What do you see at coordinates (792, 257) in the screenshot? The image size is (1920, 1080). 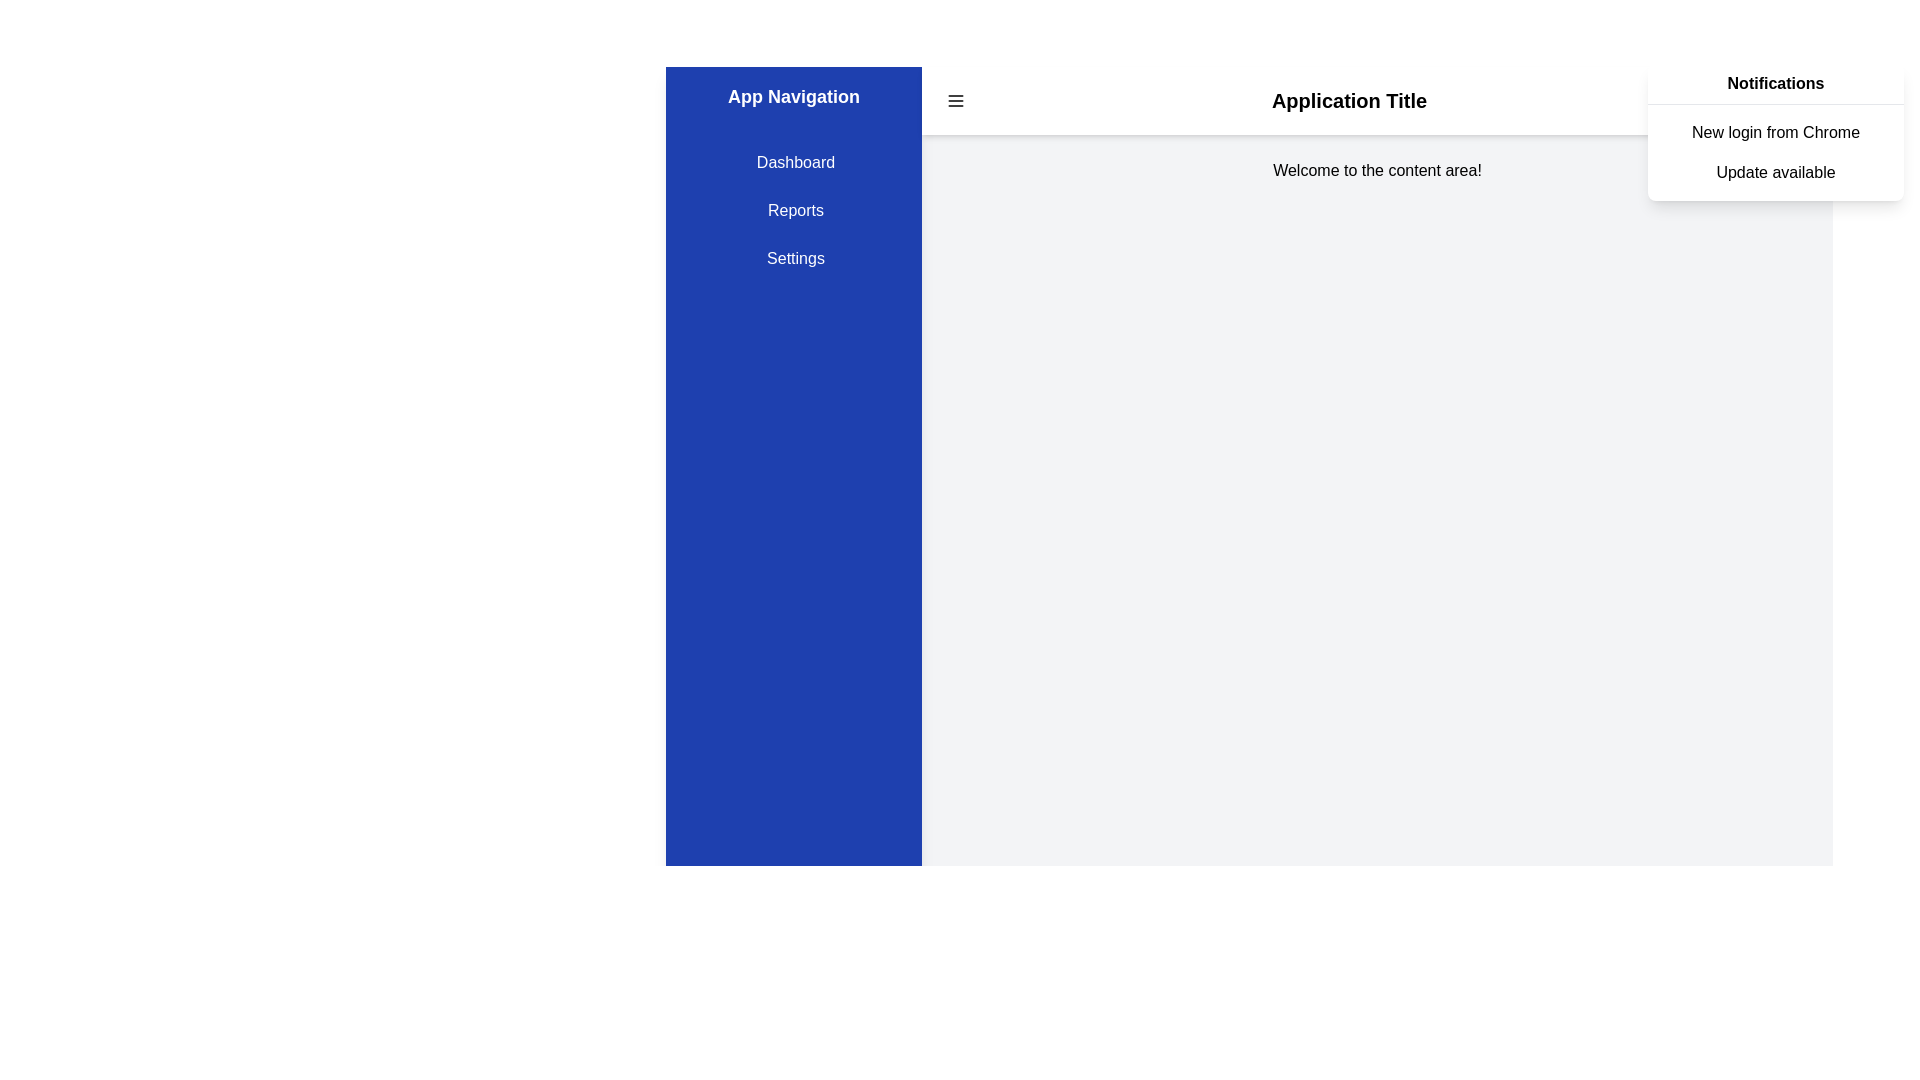 I see `the third button in the vertical navigation menu on the left side of the interface` at bounding box center [792, 257].